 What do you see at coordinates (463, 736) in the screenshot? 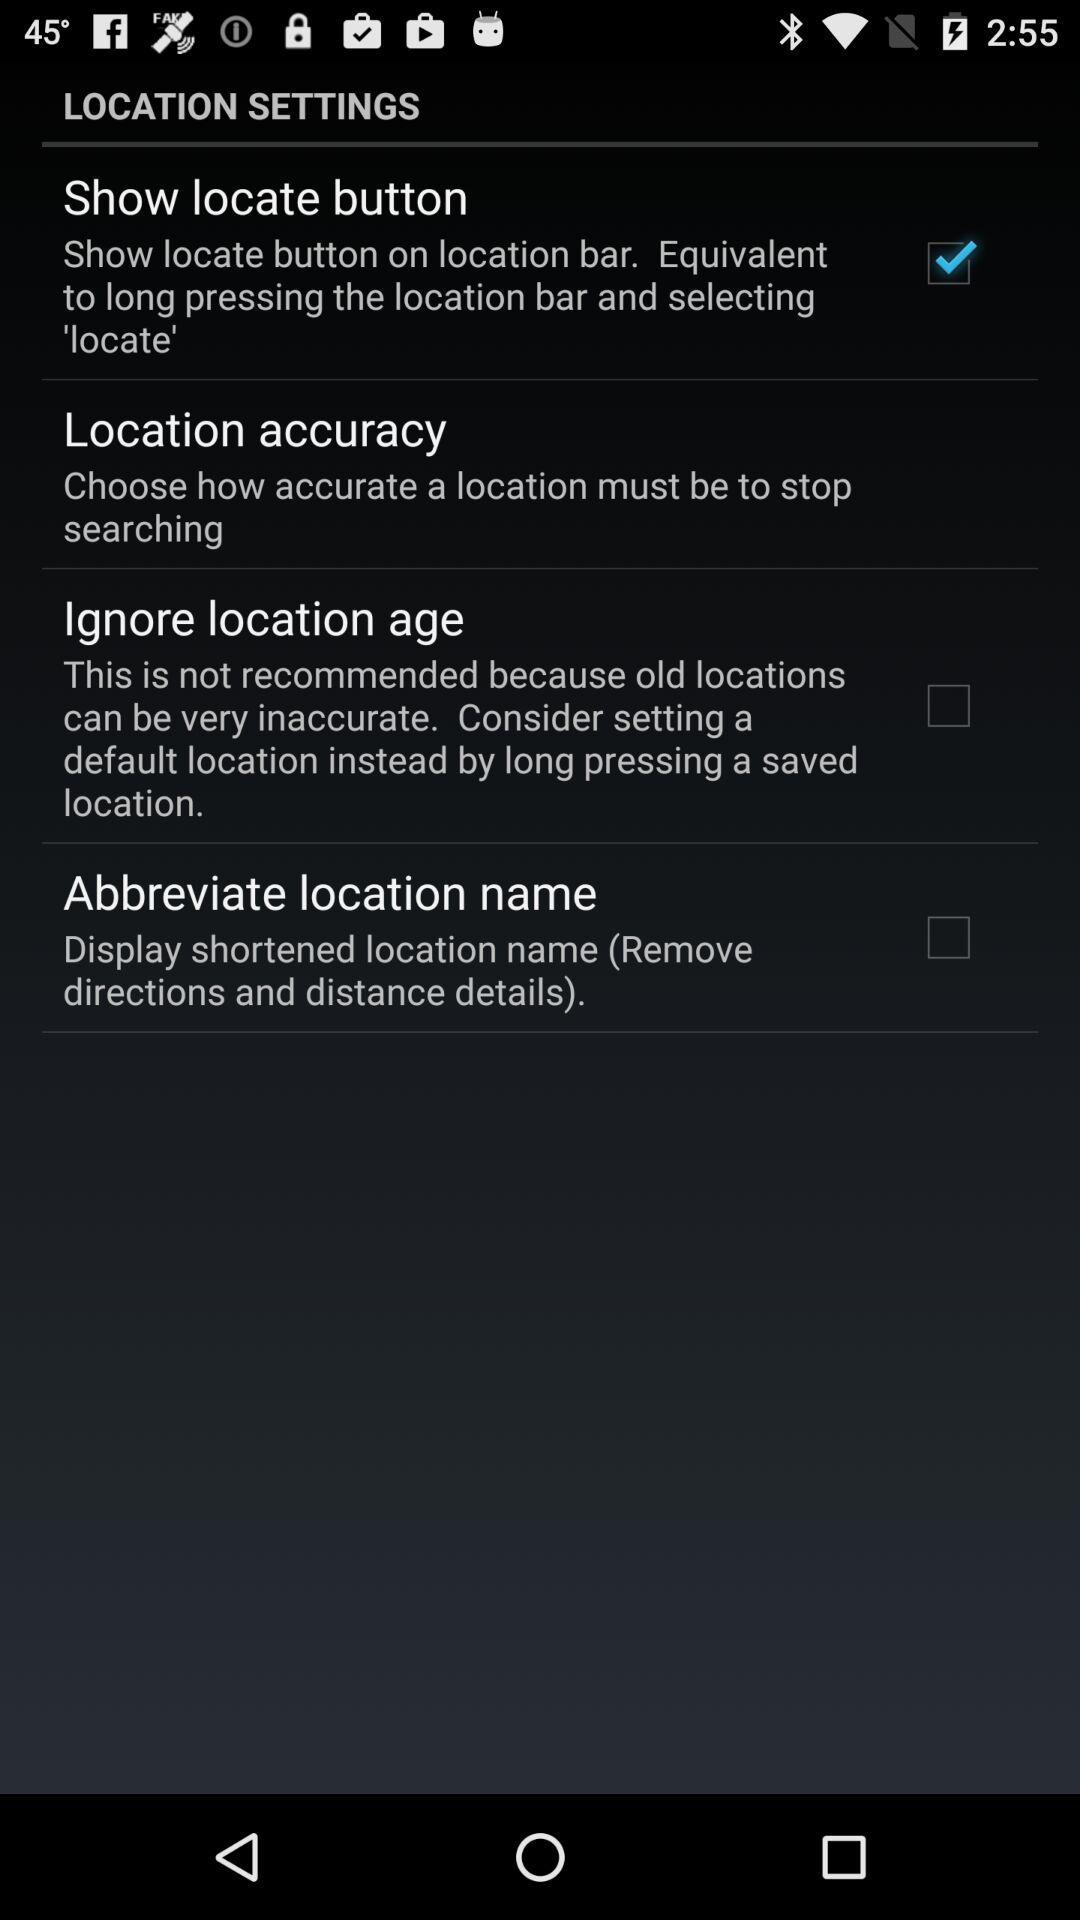
I see `the item below the ignore location age icon` at bounding box center [463, 736].